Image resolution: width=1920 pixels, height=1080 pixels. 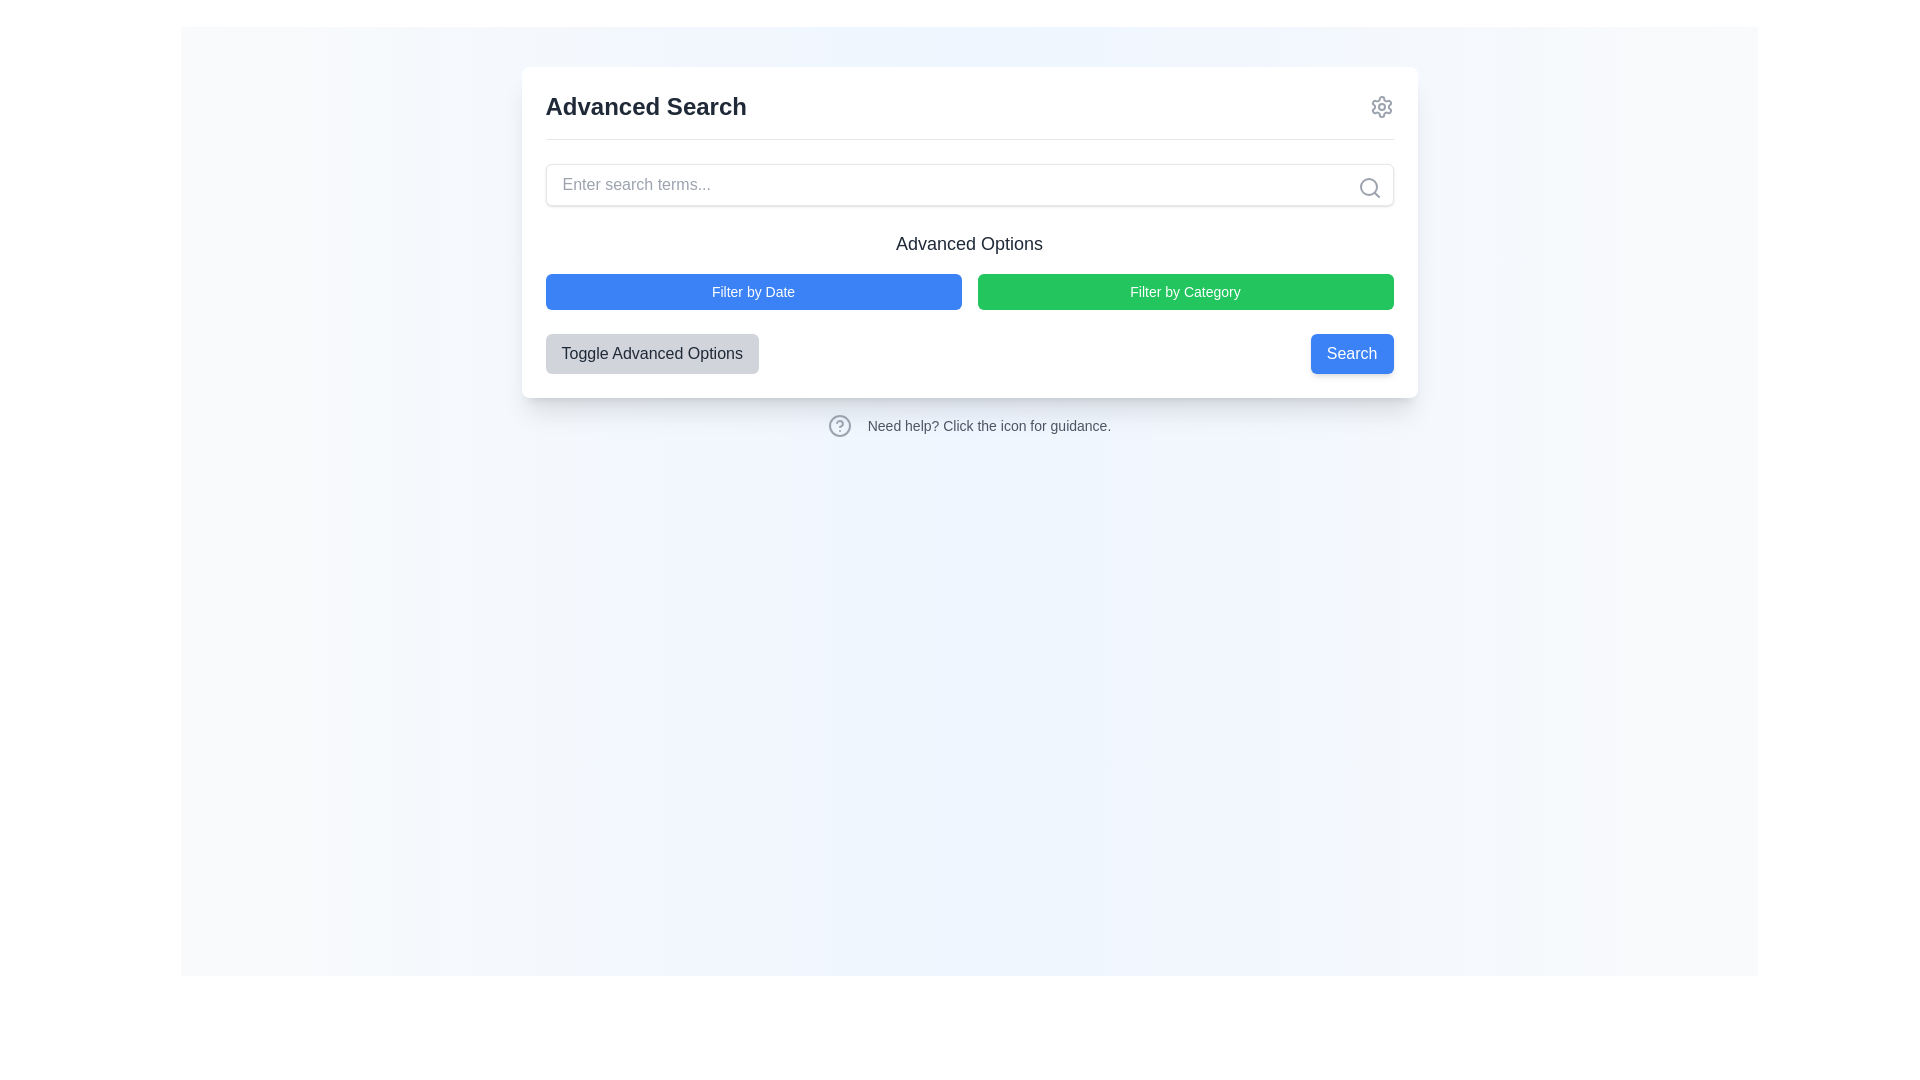 I want to click on SVG Circle element located at the center of the help icon in the bottom left of the main panel, below the 'Advanced Options' section, so click(x=839, y=424).